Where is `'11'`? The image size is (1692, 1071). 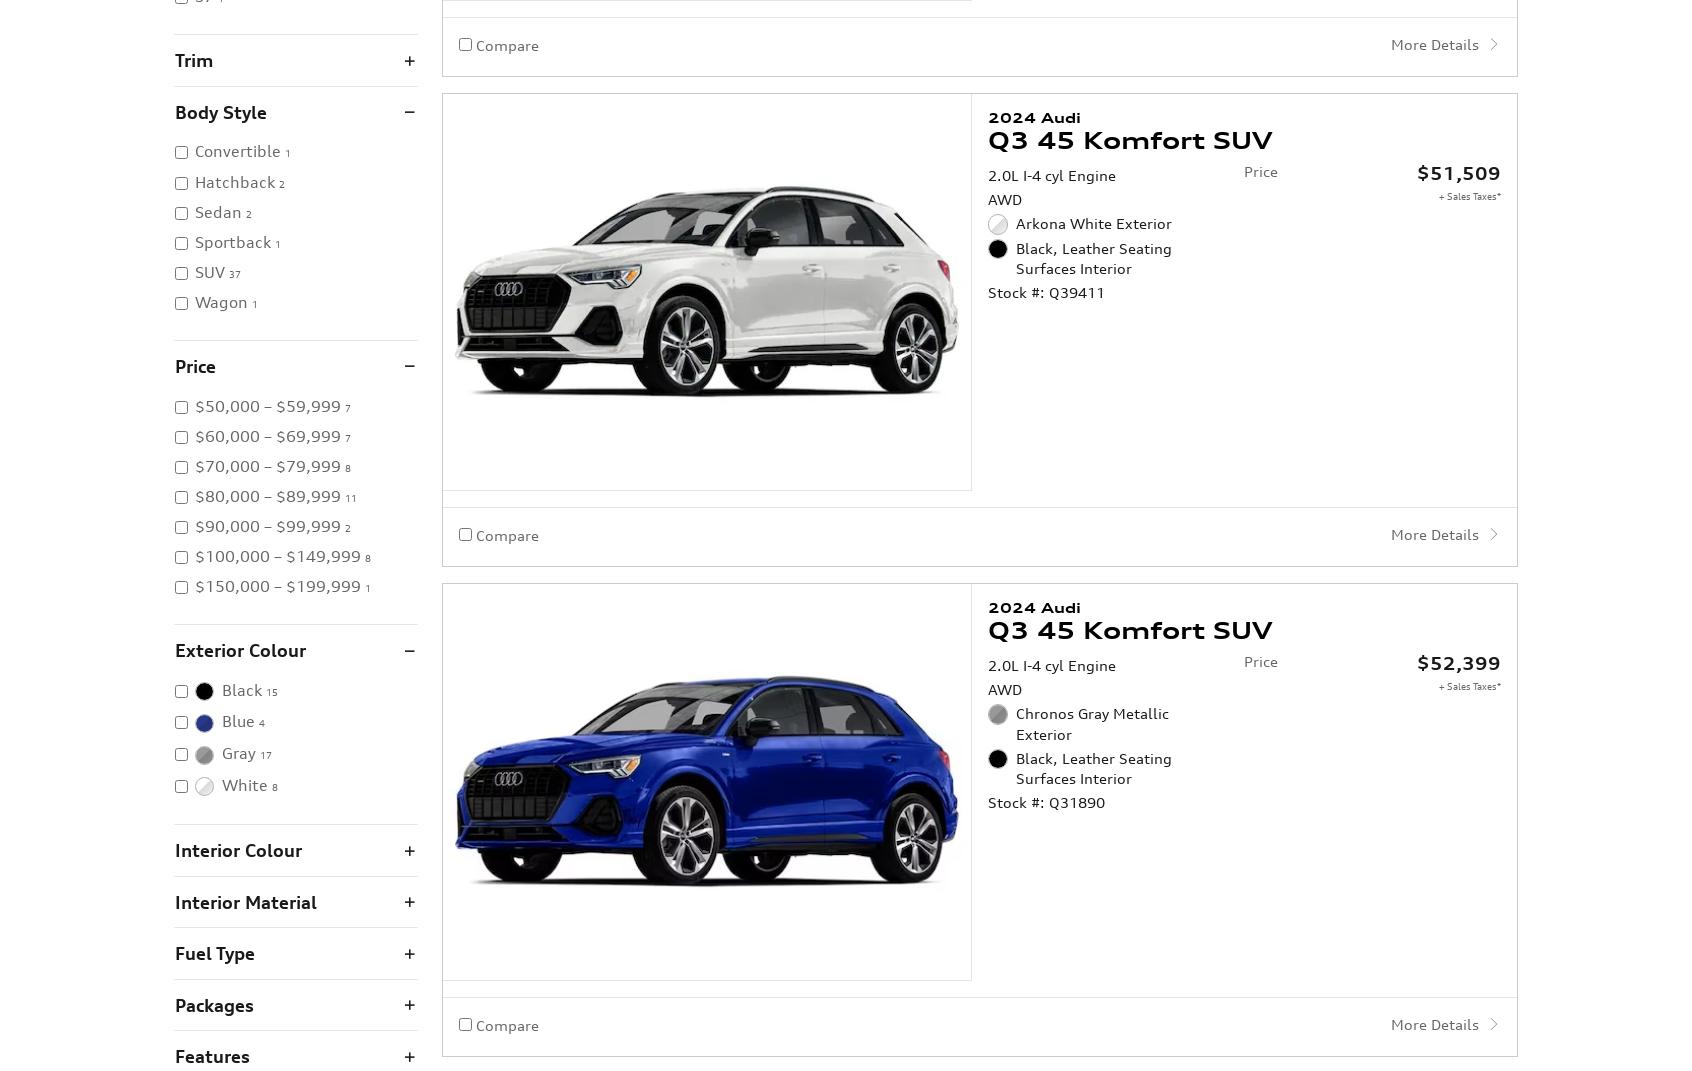
'11' is located at coordinates (343, 496).